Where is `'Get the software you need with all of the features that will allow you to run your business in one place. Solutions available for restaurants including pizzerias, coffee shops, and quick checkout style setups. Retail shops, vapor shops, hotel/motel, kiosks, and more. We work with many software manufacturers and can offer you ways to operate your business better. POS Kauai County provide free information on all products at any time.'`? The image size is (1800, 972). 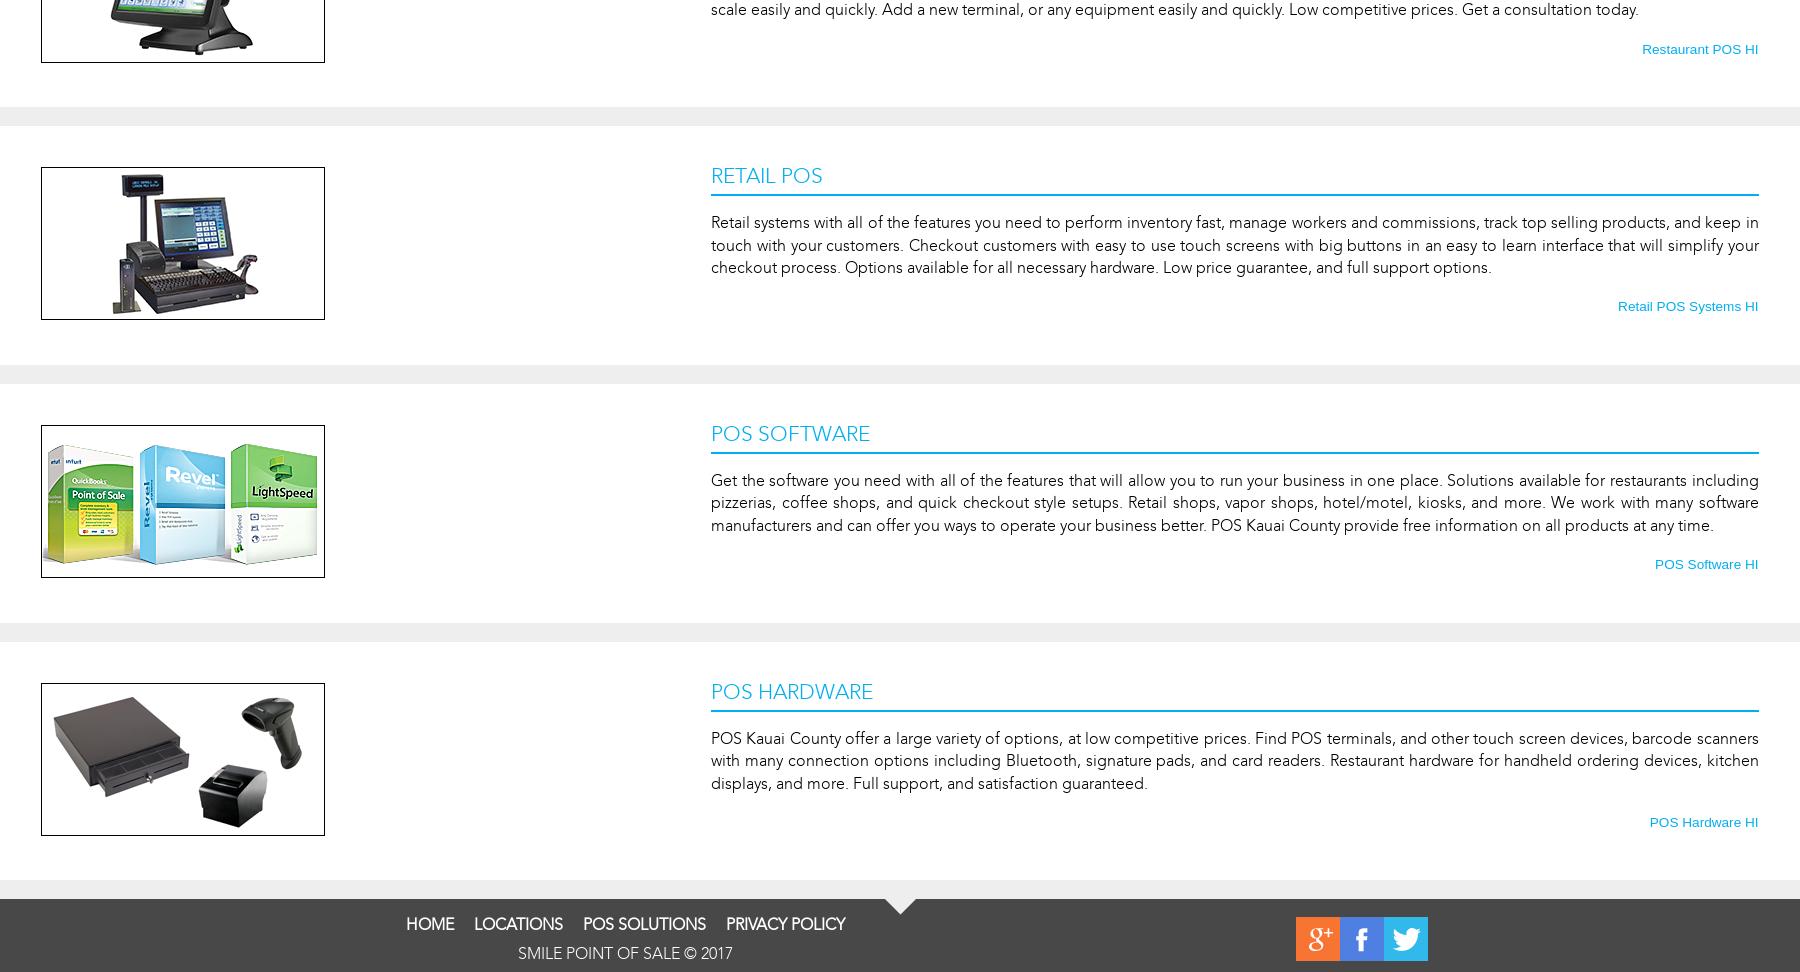 'Get the software you need with all of the features that will allow you to run your business in one place. Solutions available for restaurants including pizzerias, coffee shops, and quick checkout style setups. Retail shops, vapor shops, hotel/motel, kiosks, and more. We work with many software manufacturers and can offer you ways to operate your business better. POS Kauai County provide free information on all products at any time.' is located at coordinates (1233, 502).